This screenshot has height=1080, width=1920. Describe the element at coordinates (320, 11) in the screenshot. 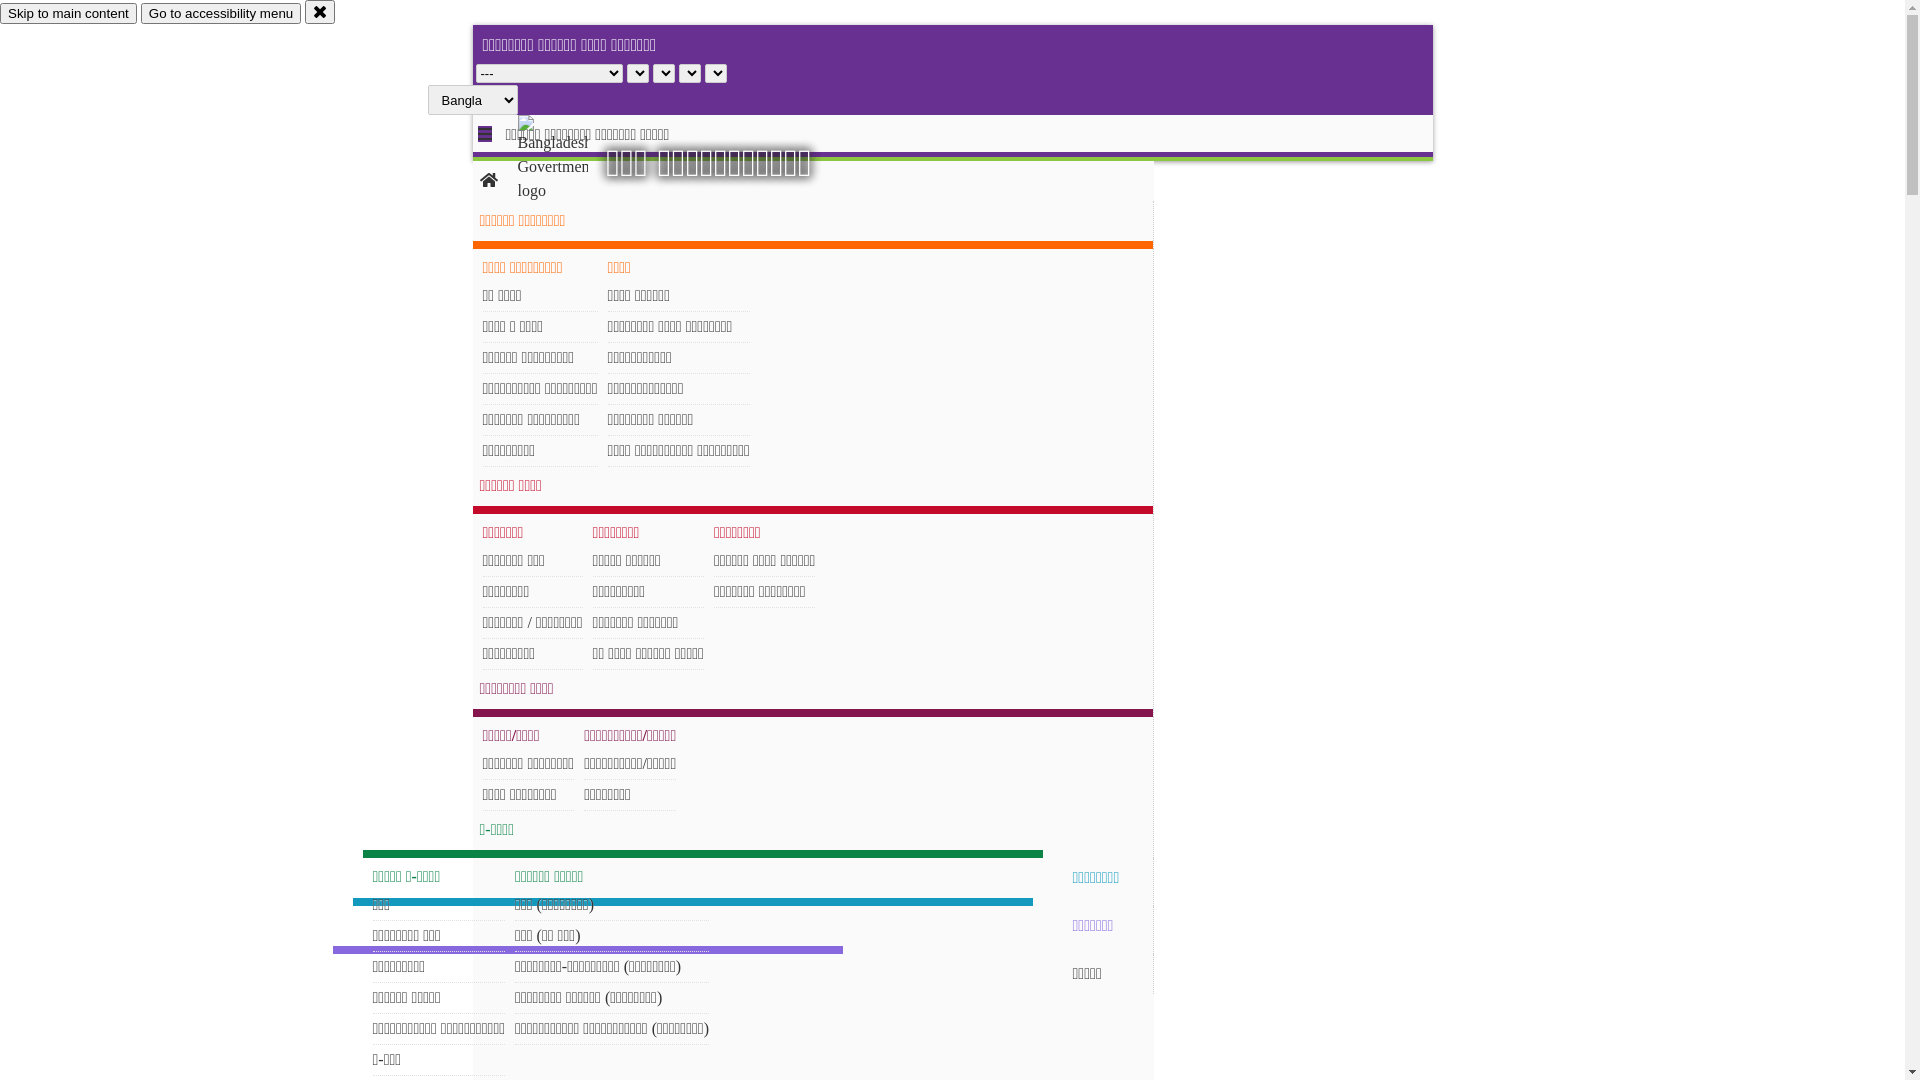

I see `'close'` at that location.